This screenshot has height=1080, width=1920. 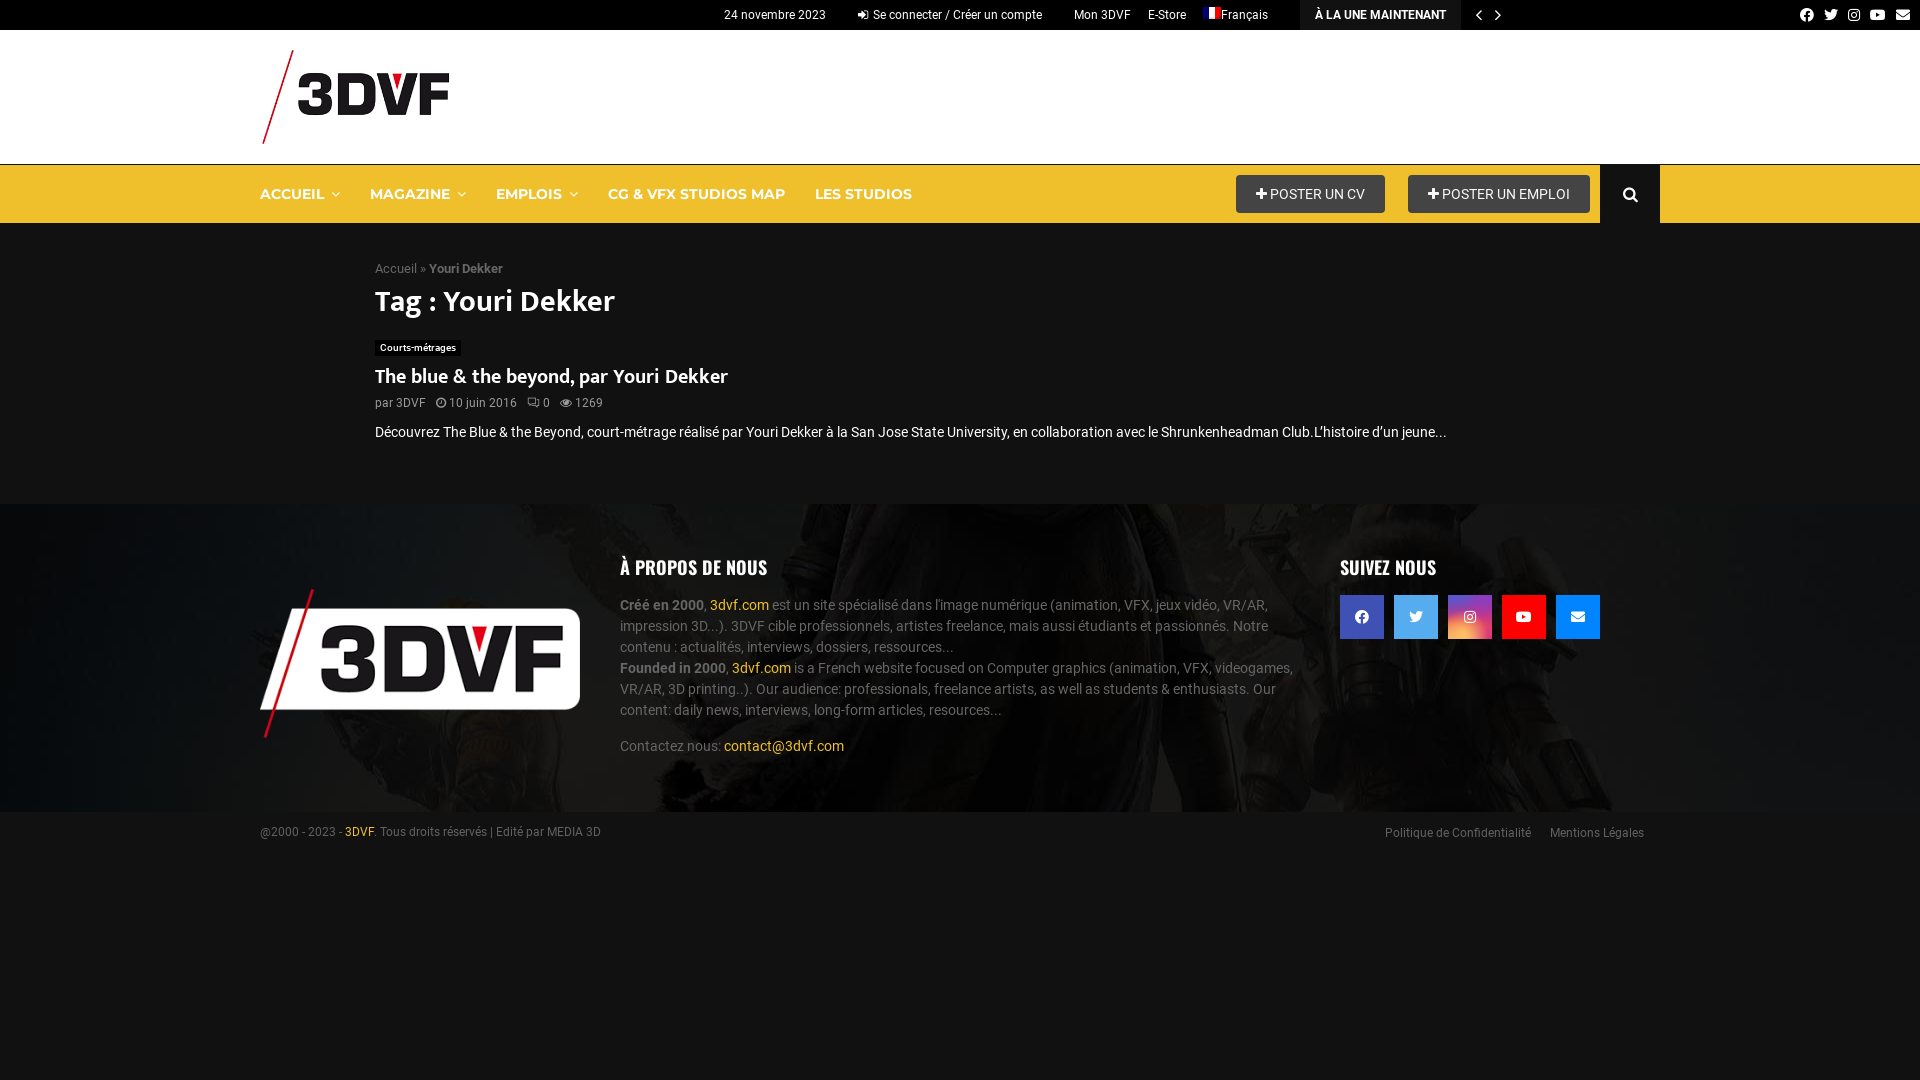 I want to click on 'ACCUEIL', so click(x=298, y=193).